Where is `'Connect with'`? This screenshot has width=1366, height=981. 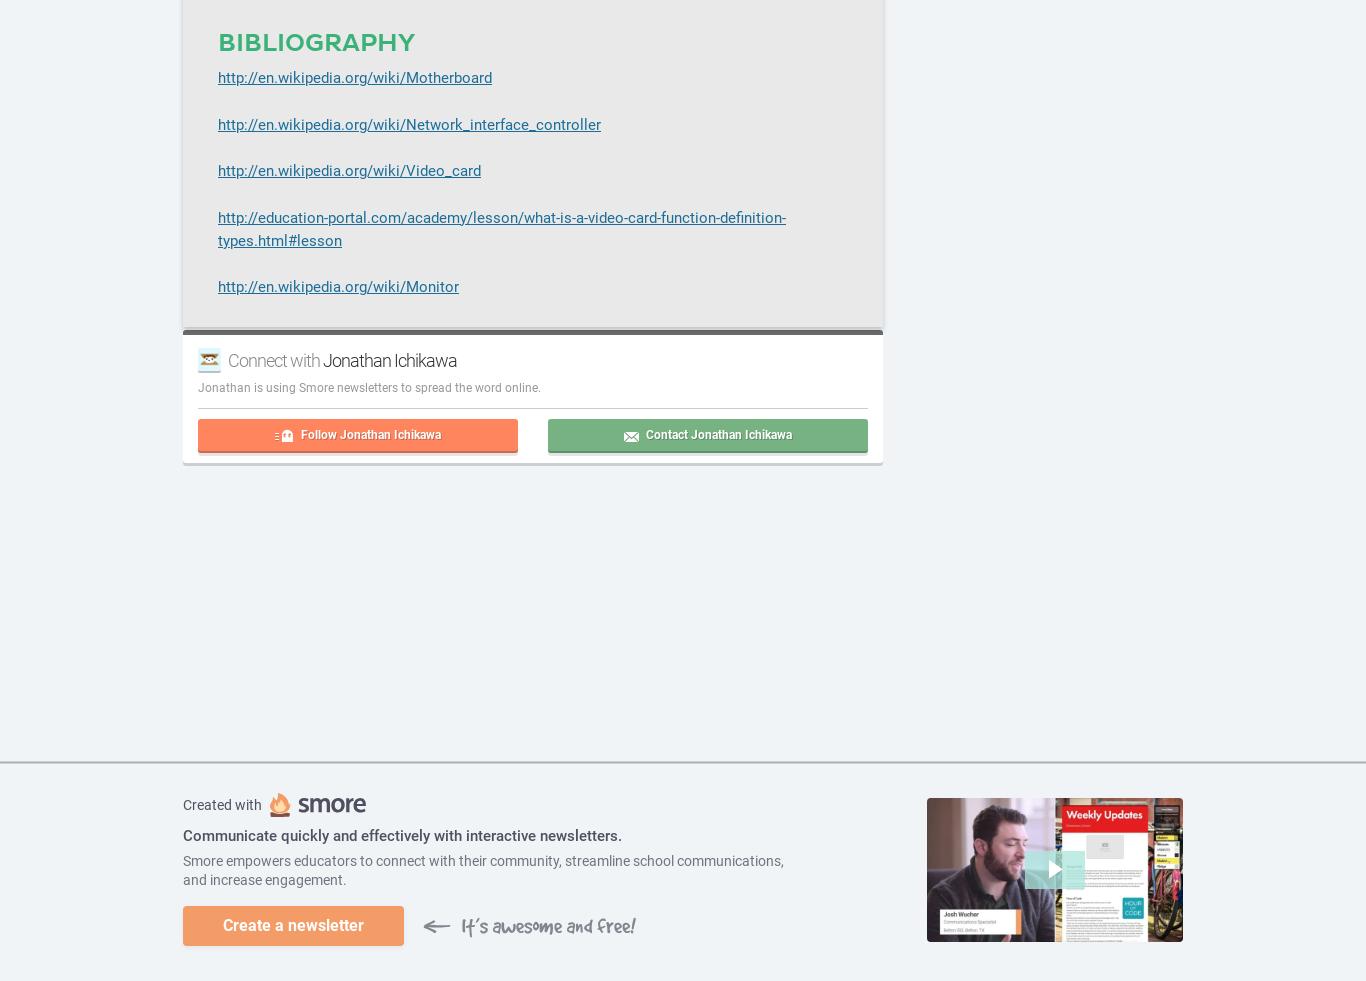
'Connect with' is located at coordinates (226, 358).